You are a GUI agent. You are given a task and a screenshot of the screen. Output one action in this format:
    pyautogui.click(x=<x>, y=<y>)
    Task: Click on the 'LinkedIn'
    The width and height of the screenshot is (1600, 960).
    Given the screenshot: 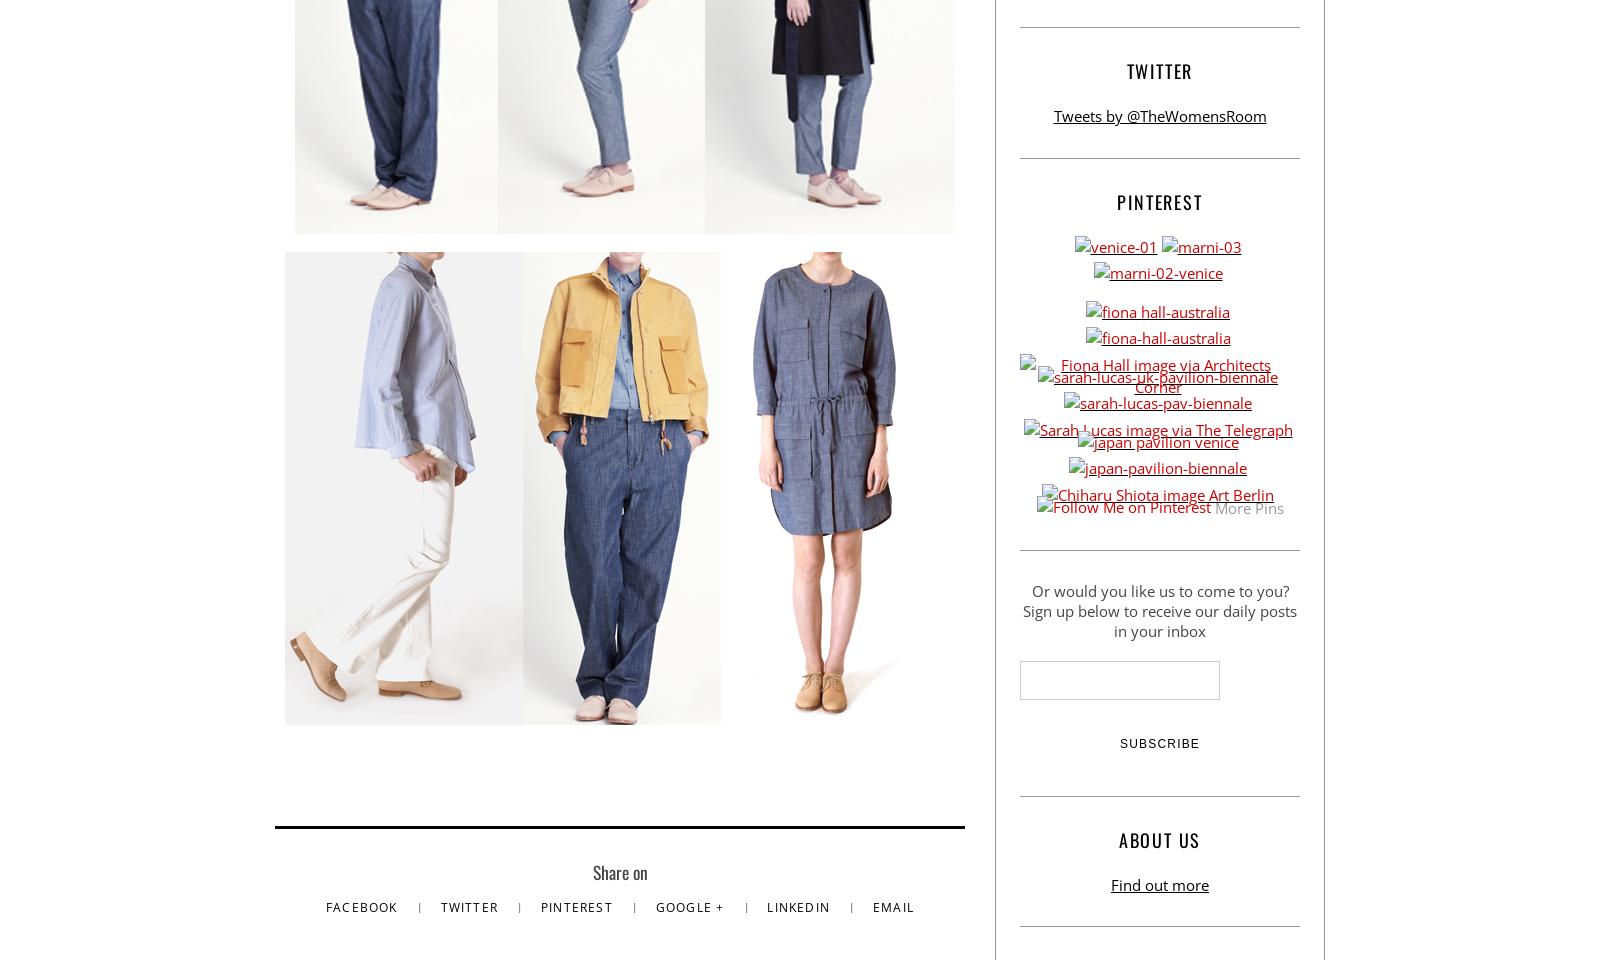 What is the action you would take?
    pyautogui.click(x=800, y=907)
    